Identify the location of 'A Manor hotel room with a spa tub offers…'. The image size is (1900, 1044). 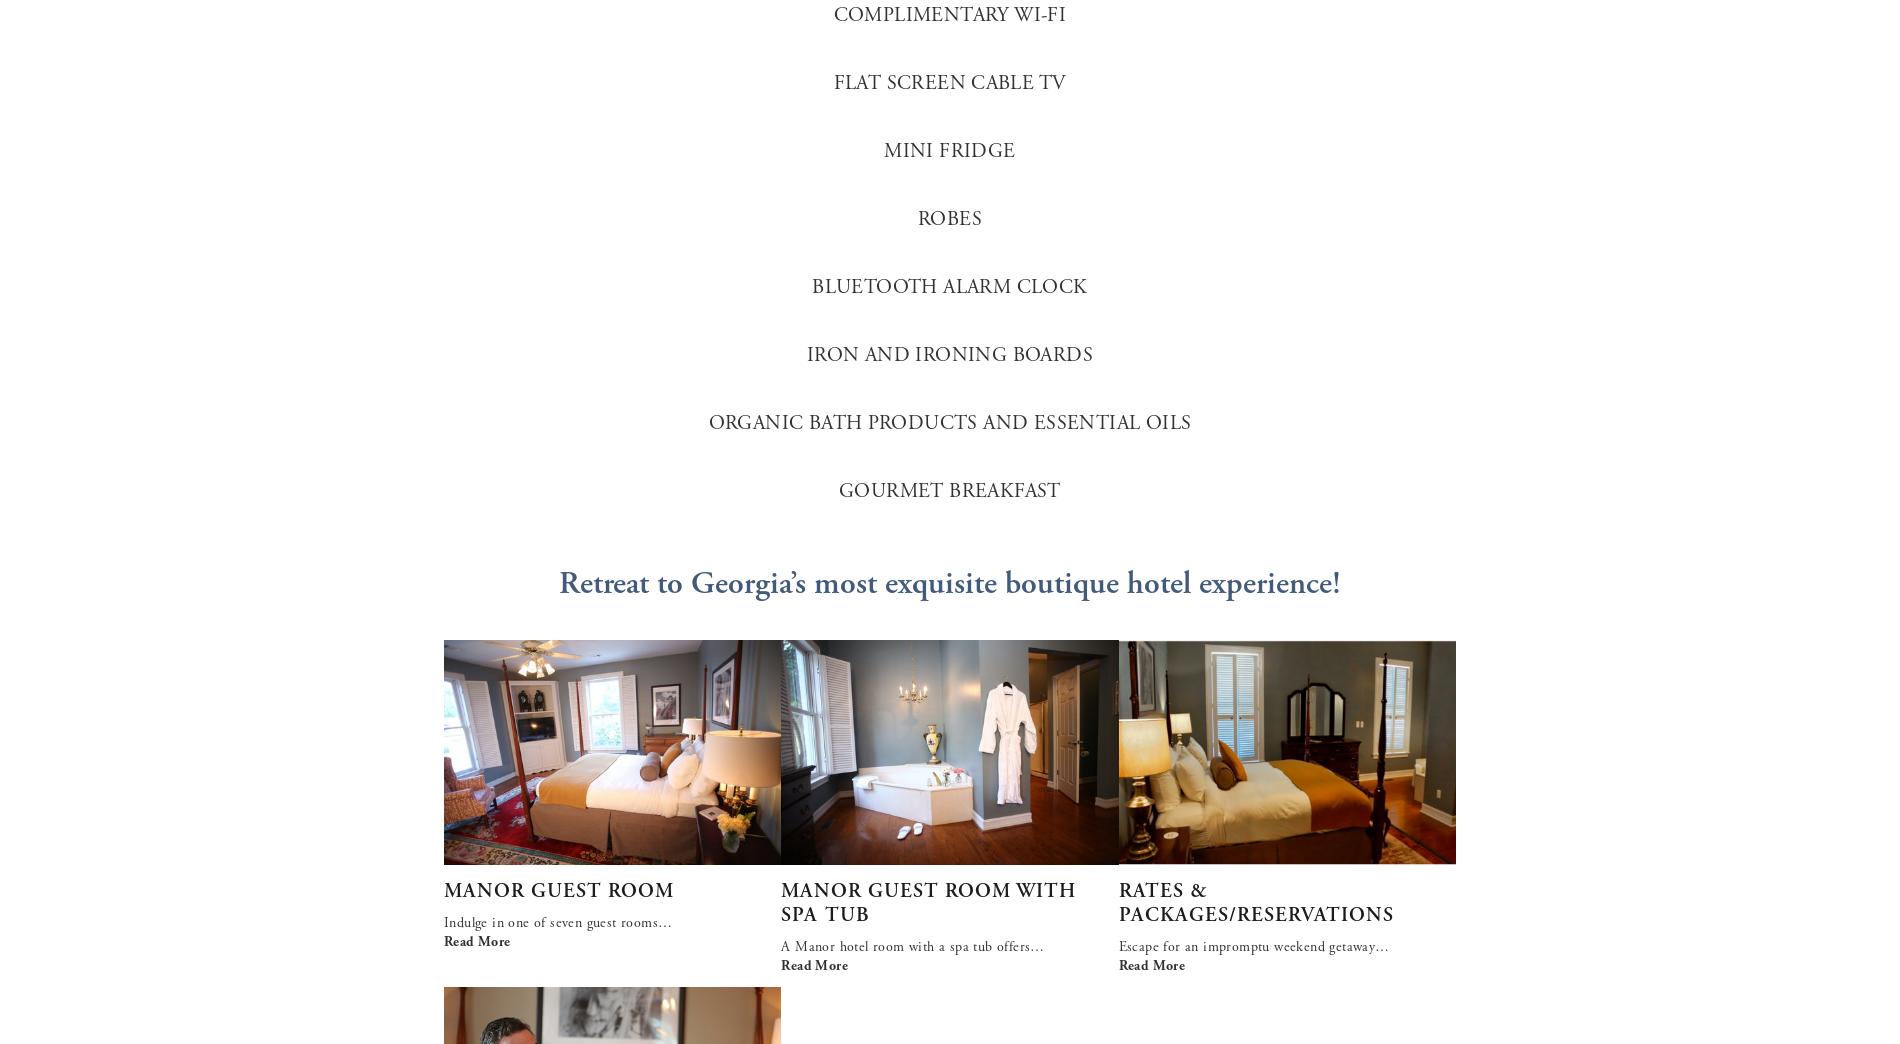
(911, 944).